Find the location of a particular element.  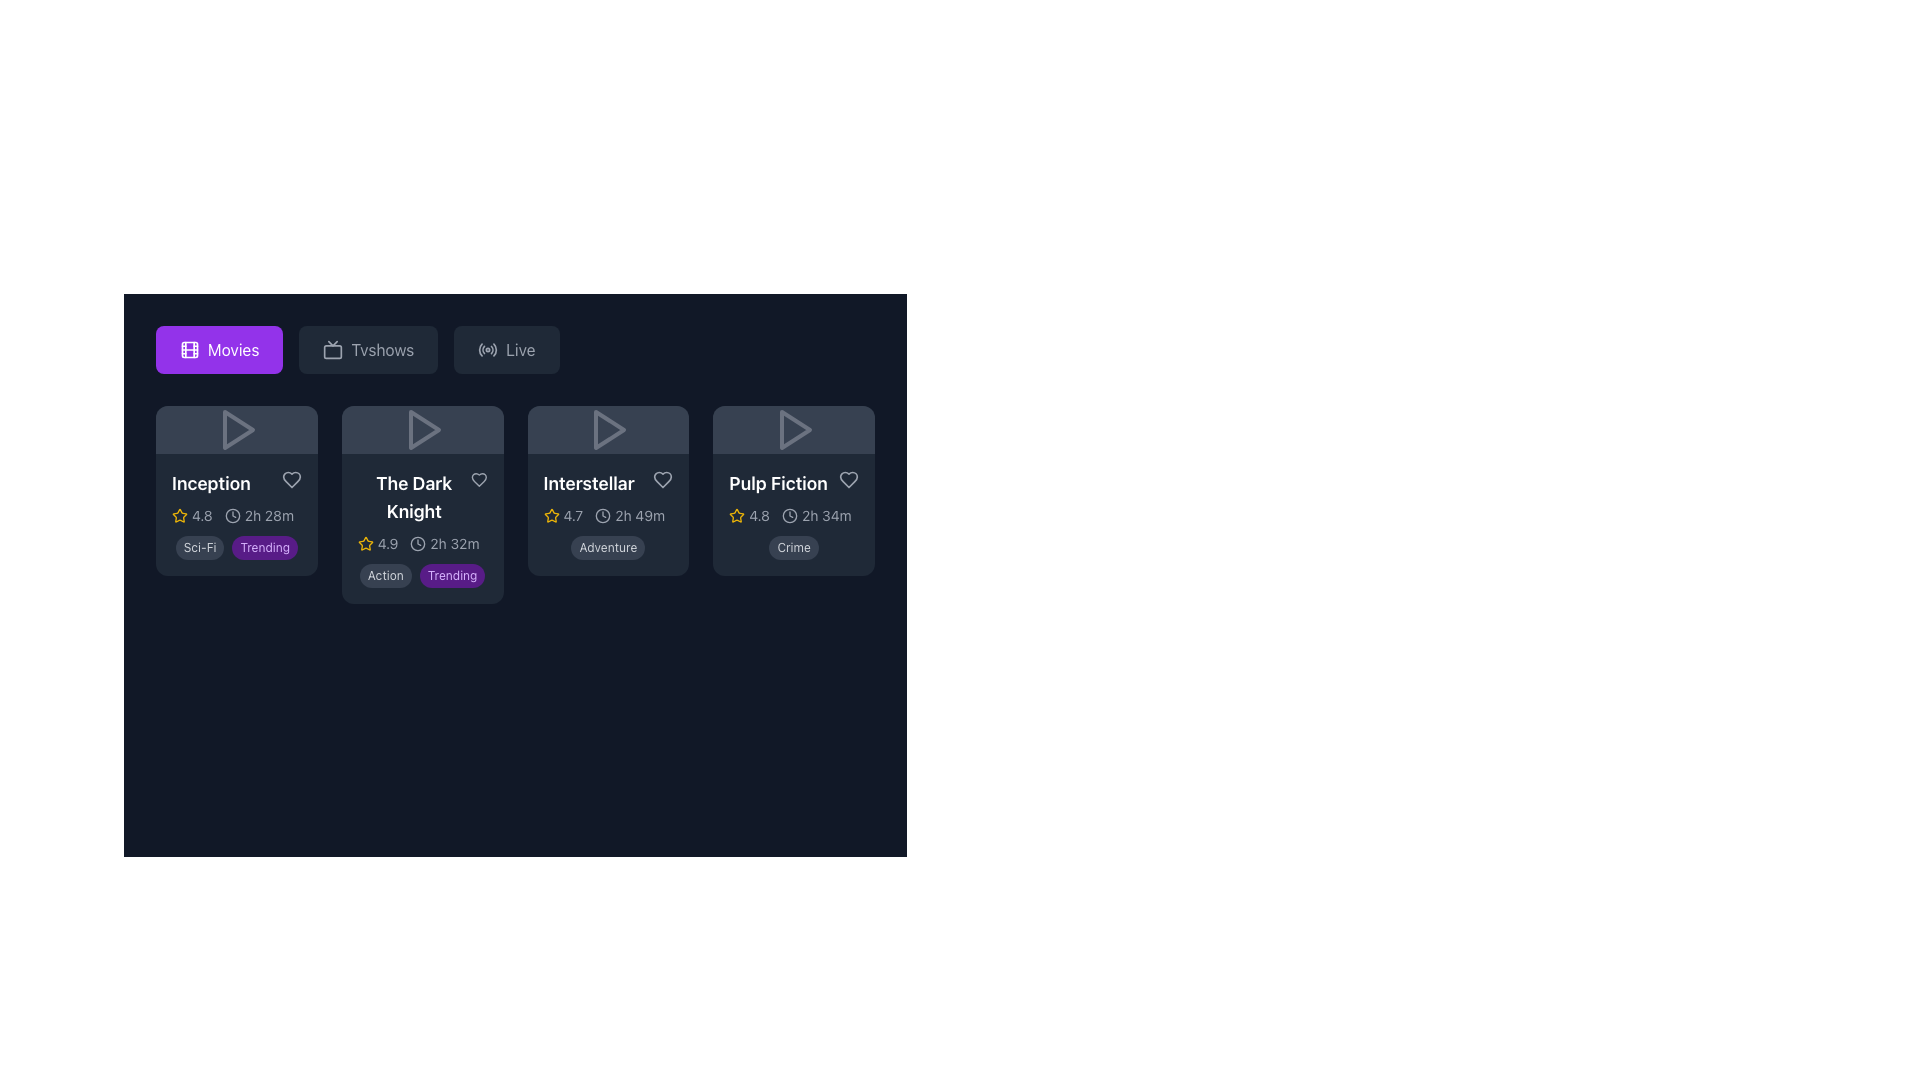

the clock icon for 'The Dark Knight', which is located to the left of the text '2h 32m' is located at coordinates (417, 543).